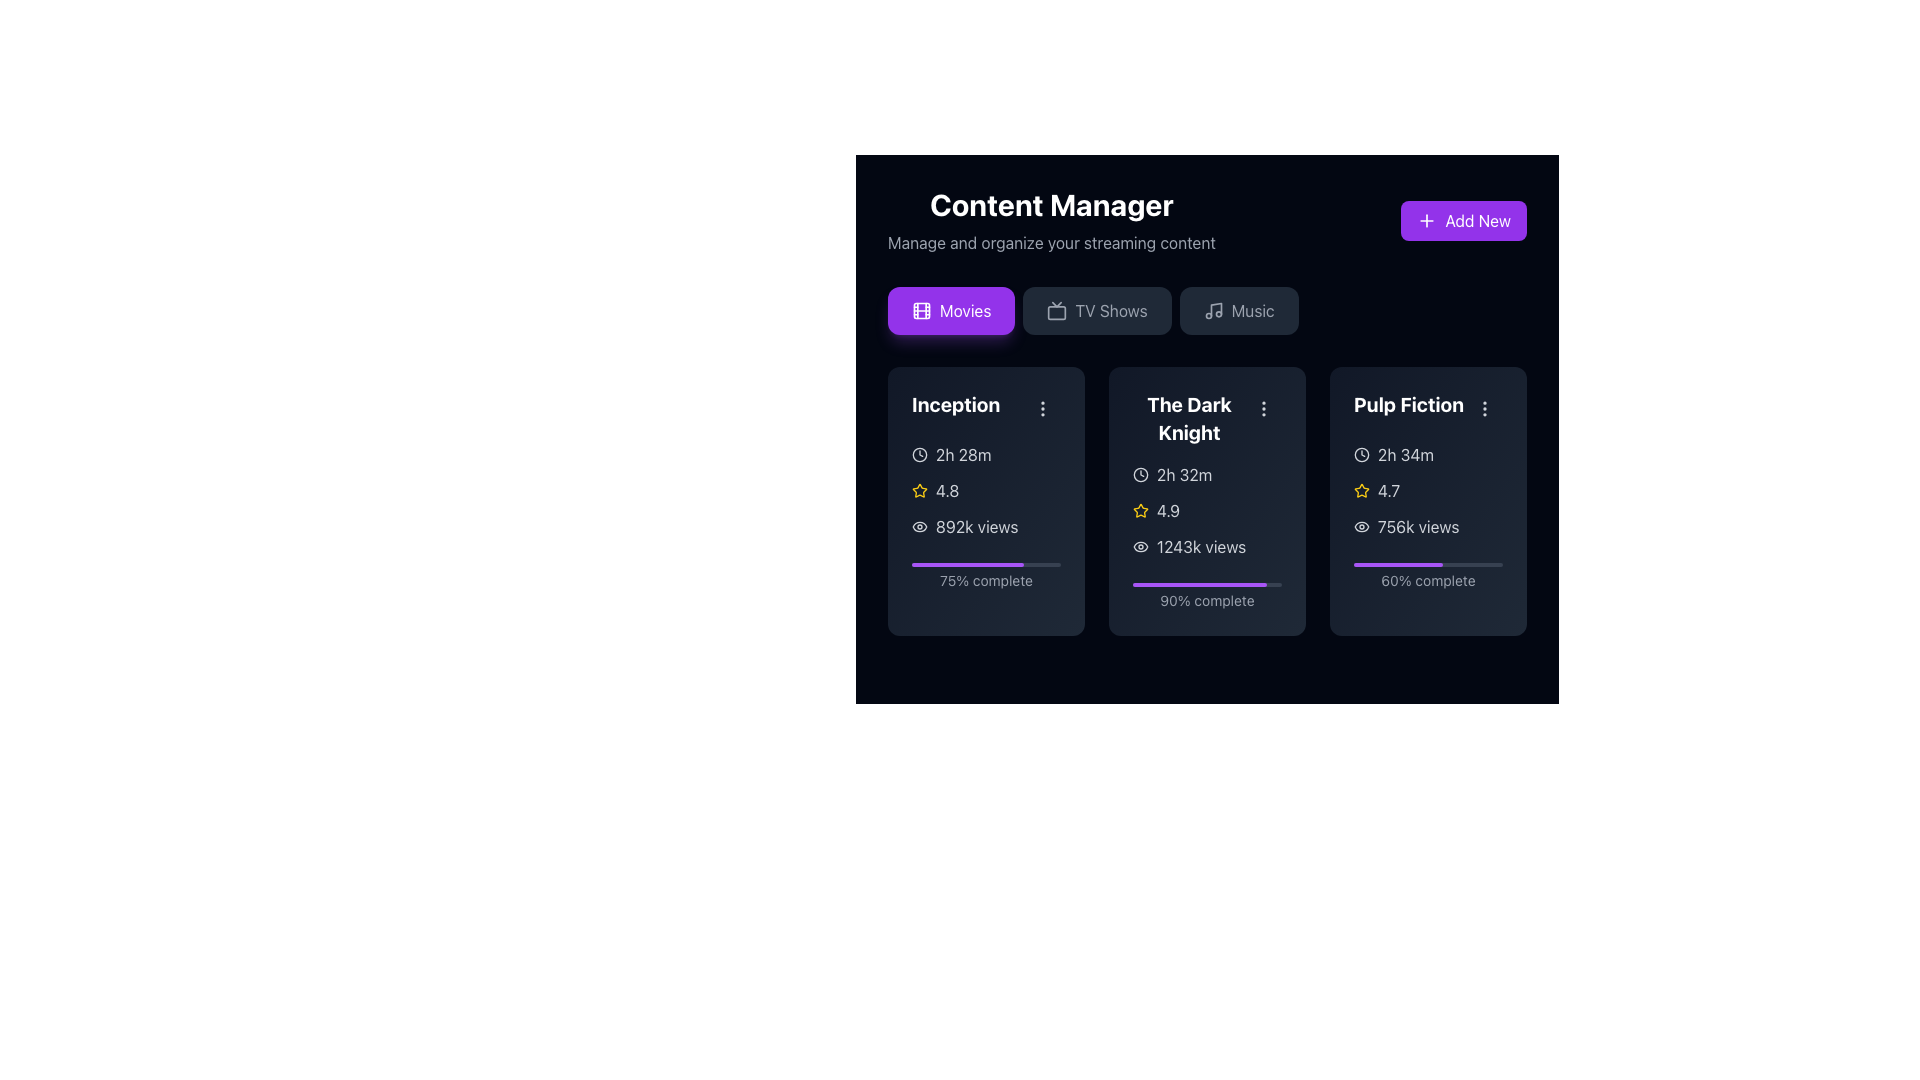 Image resolution: width=1920 pixels, height=1080 pixels. I want to click on text displayed on the label showing '90% complete', which is located beneath the purple progress bar for the movie 'The Dark Knight', so click(1206, 600).